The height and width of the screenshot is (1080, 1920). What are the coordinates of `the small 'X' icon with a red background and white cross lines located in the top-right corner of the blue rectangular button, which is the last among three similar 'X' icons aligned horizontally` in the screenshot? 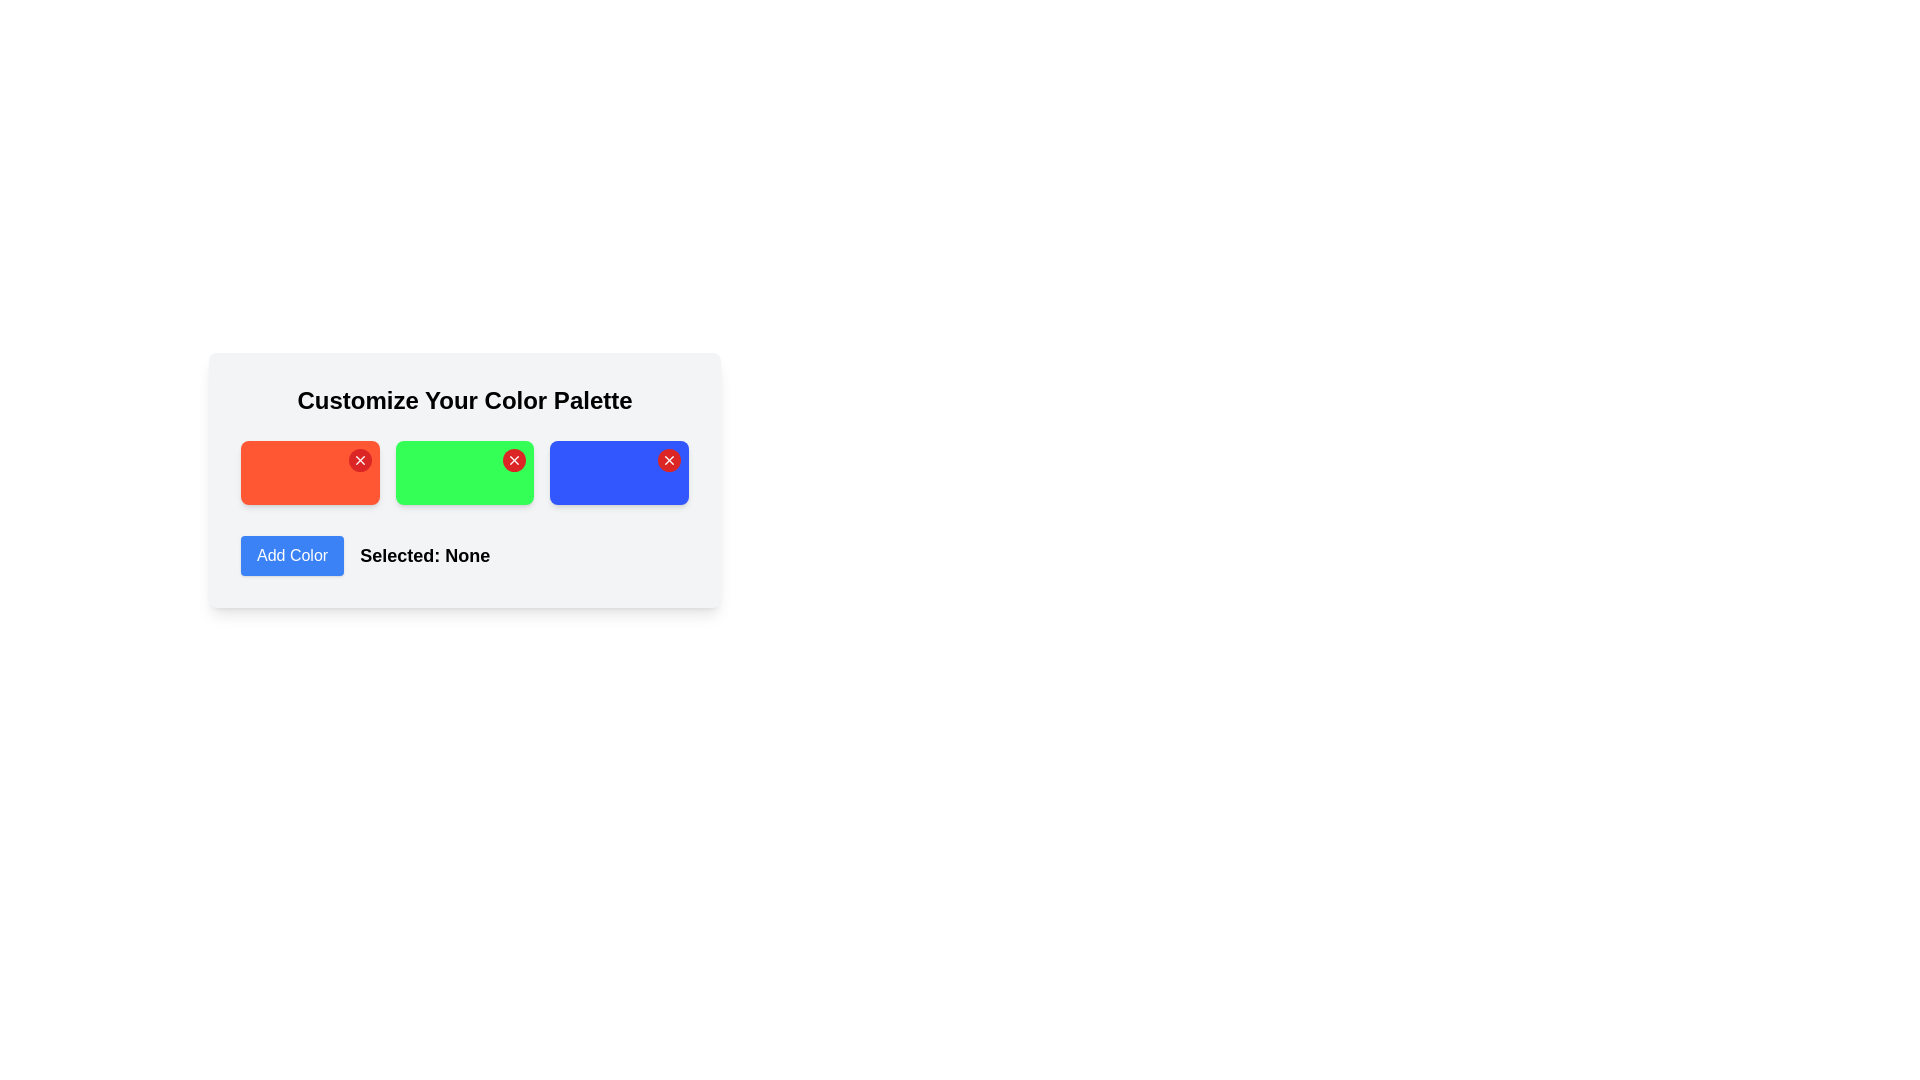 It's located at (669, 460).